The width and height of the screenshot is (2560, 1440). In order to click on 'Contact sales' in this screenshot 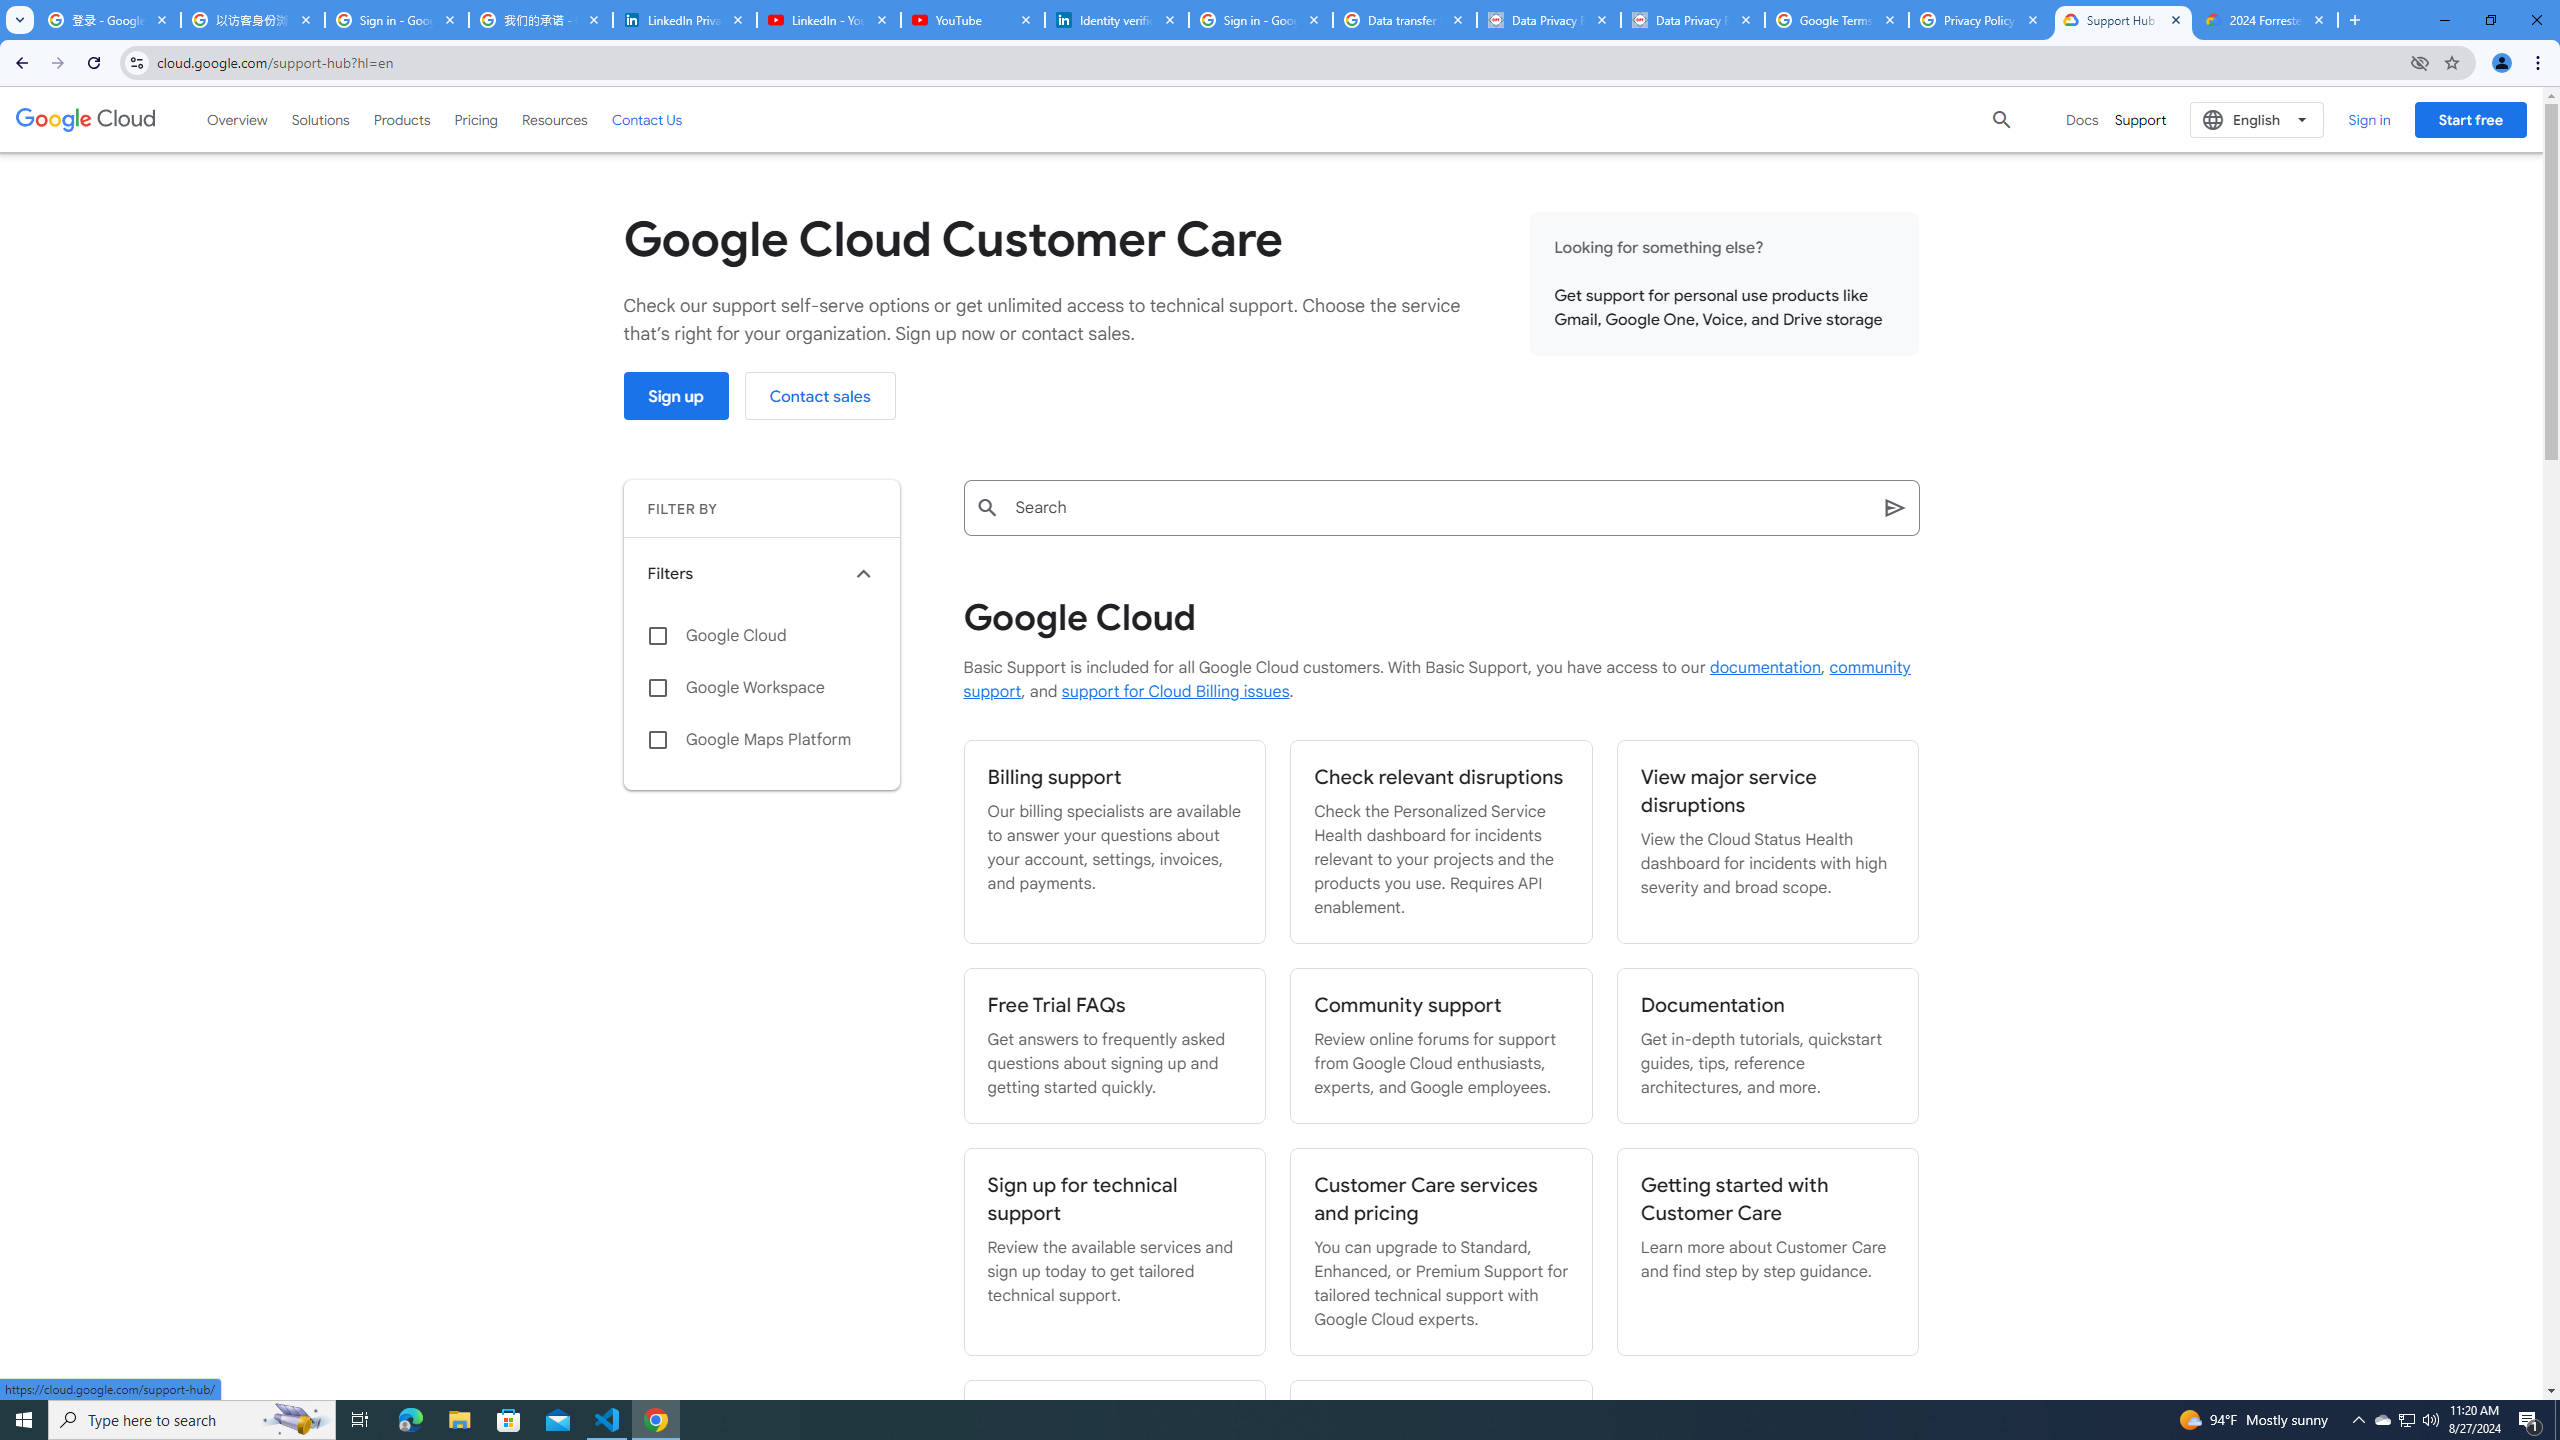, I will do `click(819, 395)`.